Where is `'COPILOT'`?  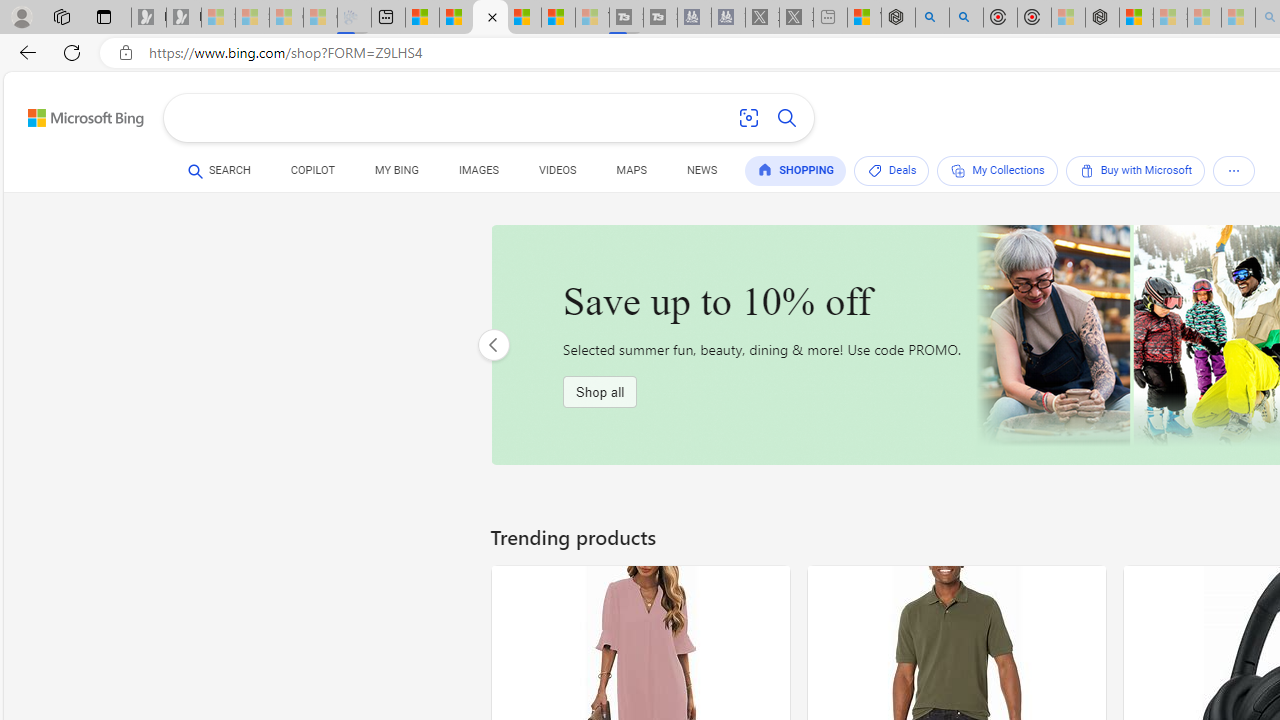 'COPILOT' is located at coordinates (311, 172).